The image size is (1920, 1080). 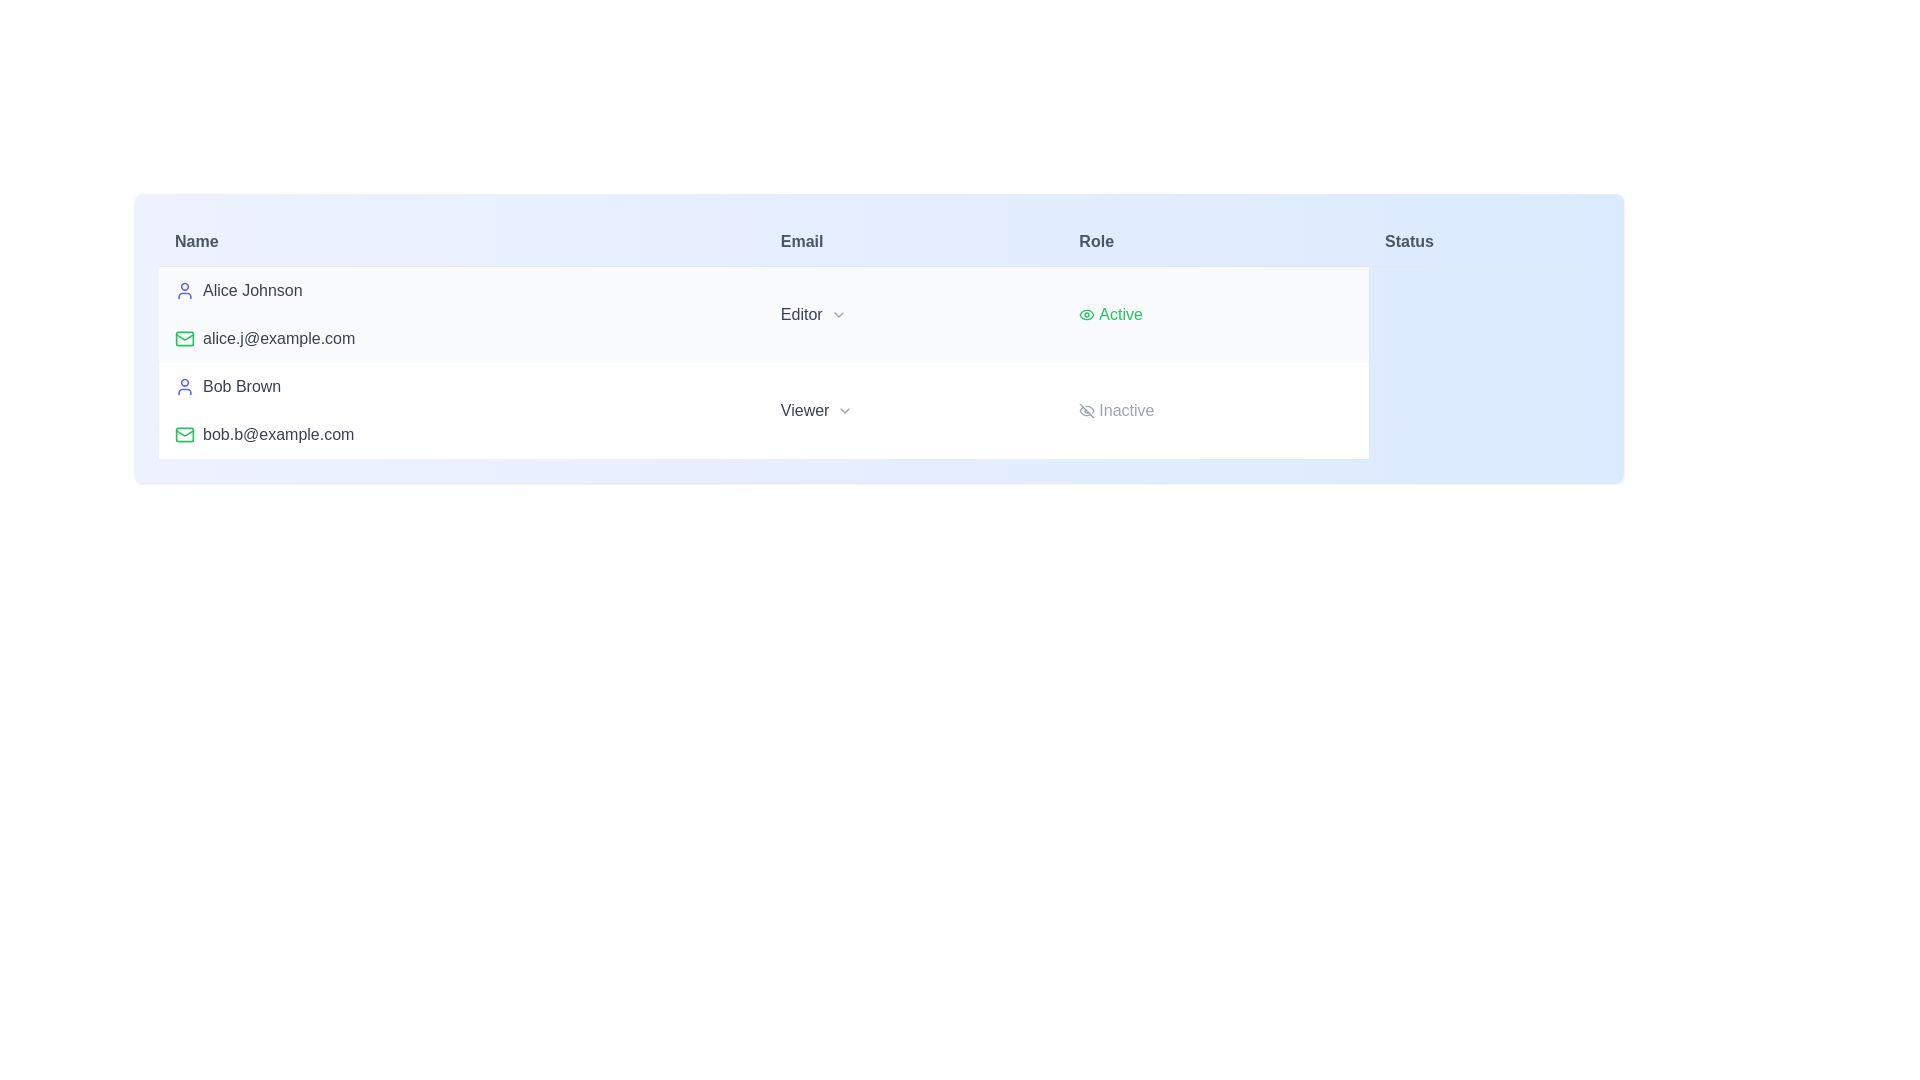 I want to click on the green-colored envelope icon located in the 'Email' column next to the email address 'bob.b@example.com' in the user management table, so click(x=185, y=434).